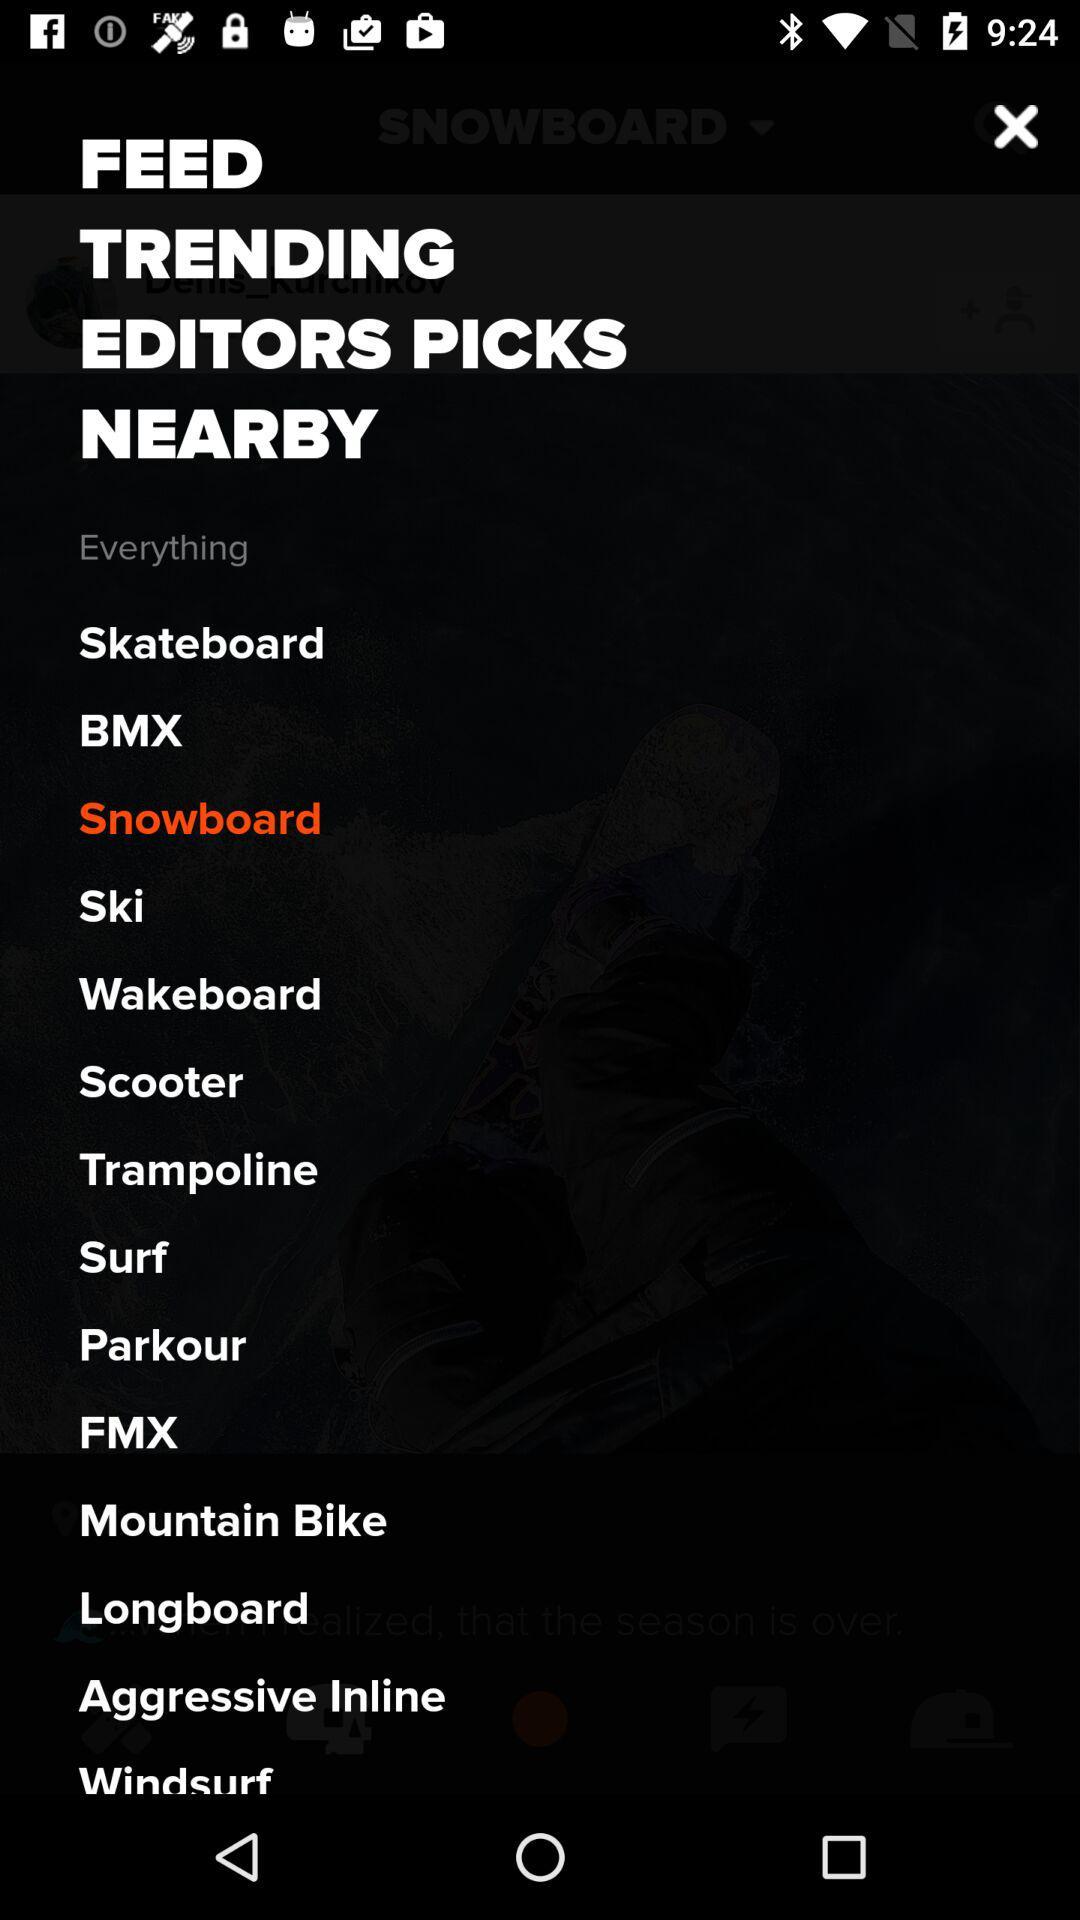 This screenshot has height=1920, width=1080. Describe the element at coordinates (1000, 126) in the screenshot. I see `the close icon` at that location.